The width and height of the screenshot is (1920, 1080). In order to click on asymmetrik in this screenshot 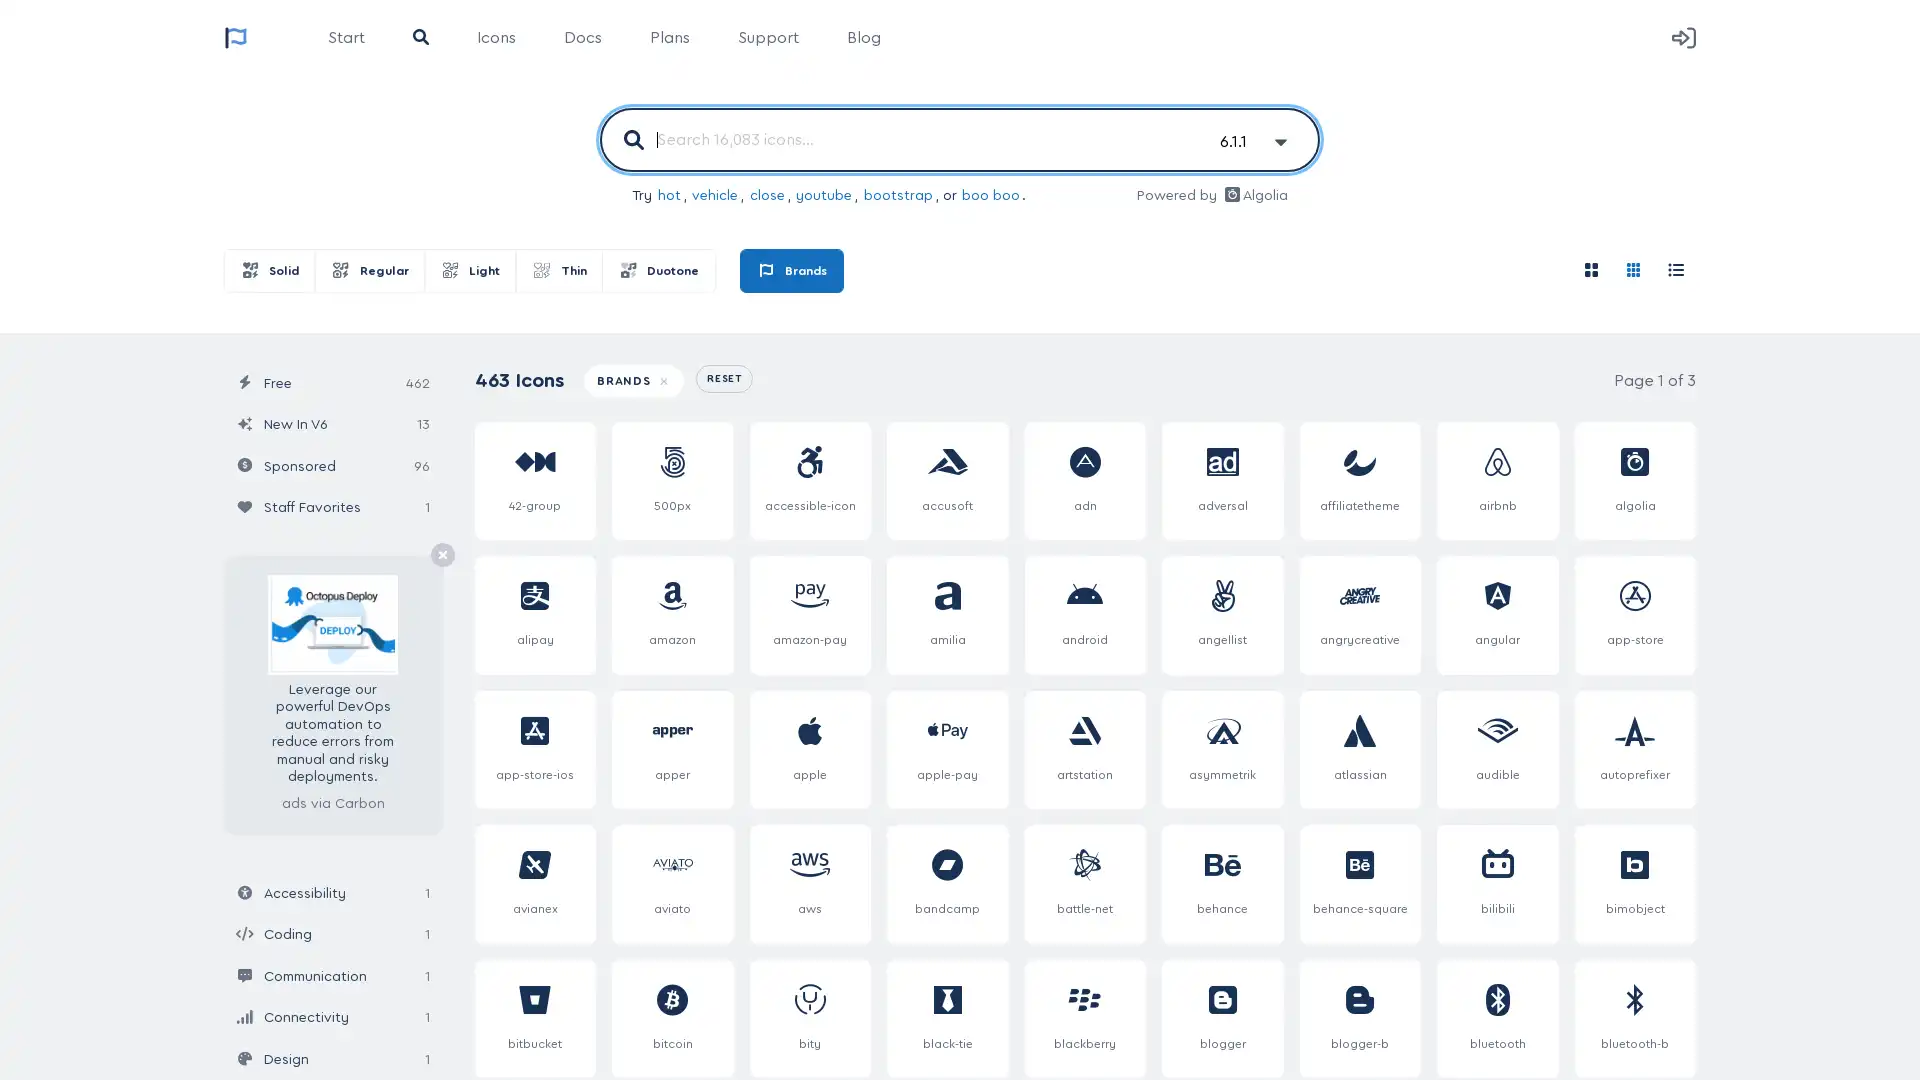, I will do `click(1221, 763)`.